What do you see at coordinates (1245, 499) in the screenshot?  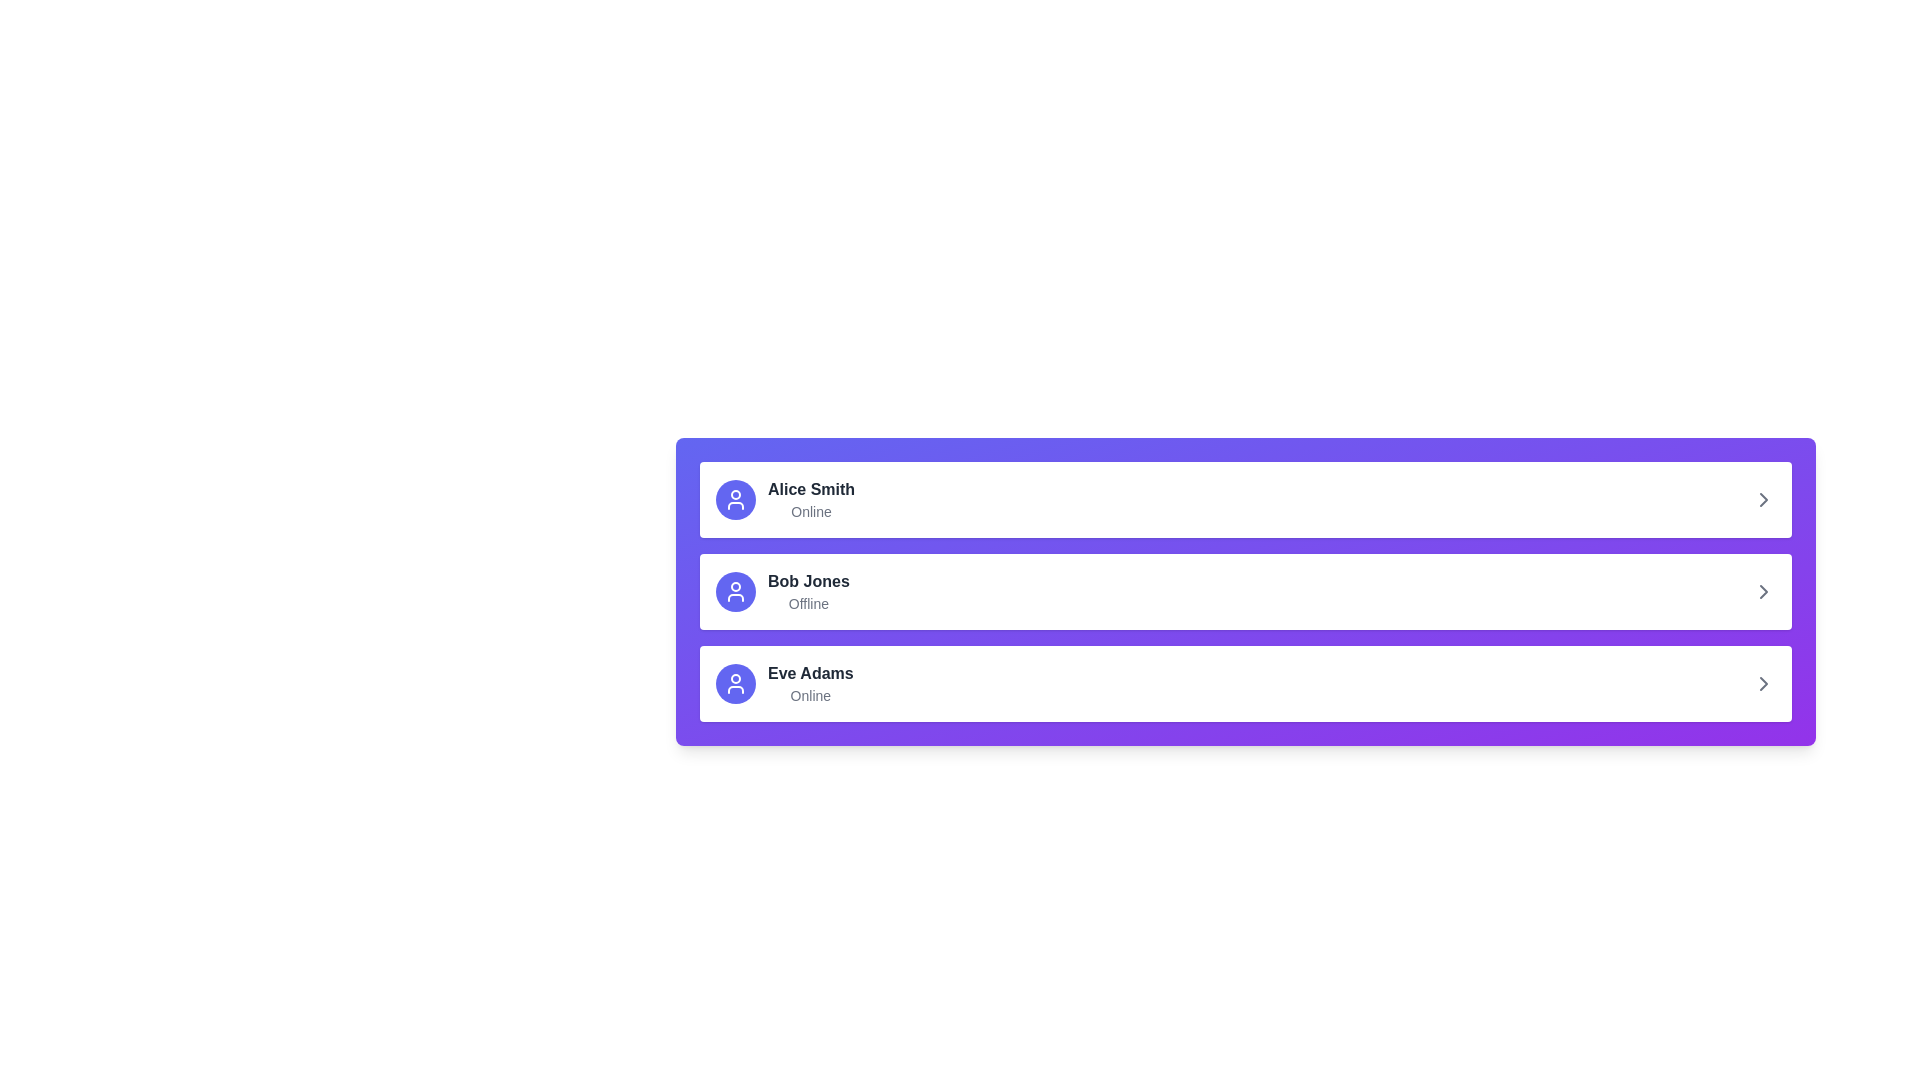 I see `the first user profile entry representing 'Alice Smith'` at bounding box center [1245, 499].